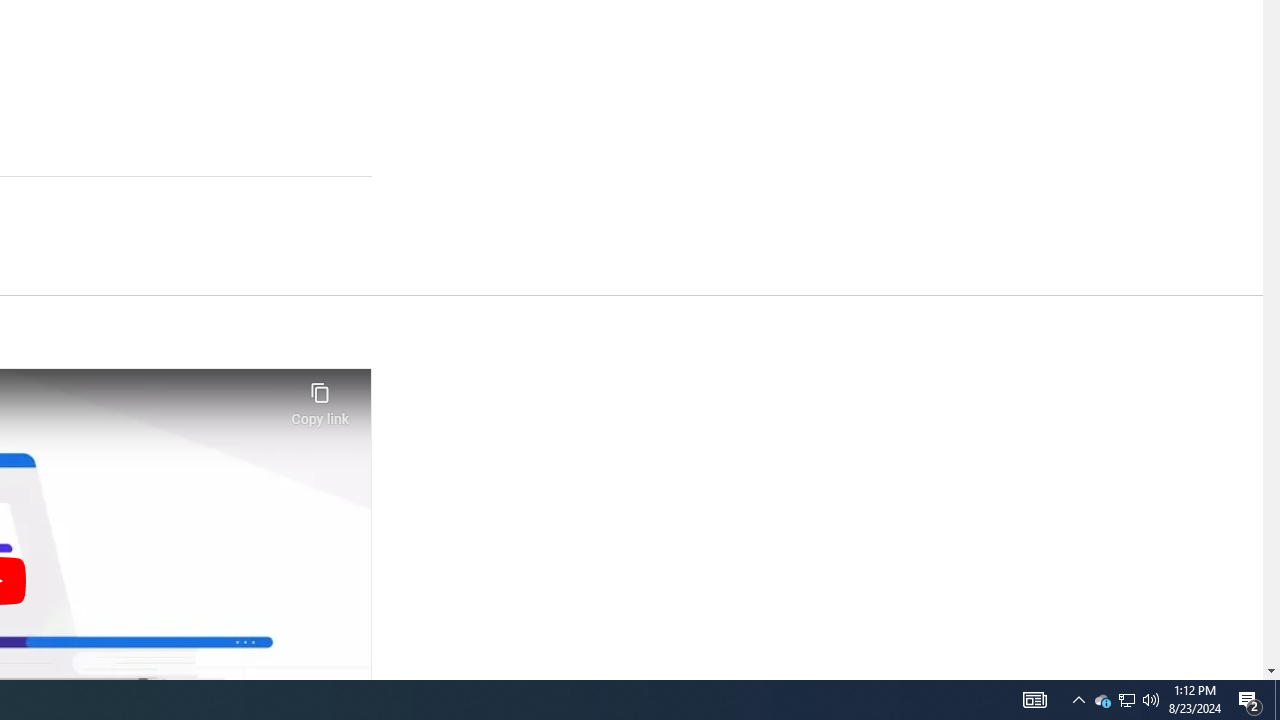 The width and height of the screenshot is (1280, 720). I want to click on 'Copy link', so click(320, 398).